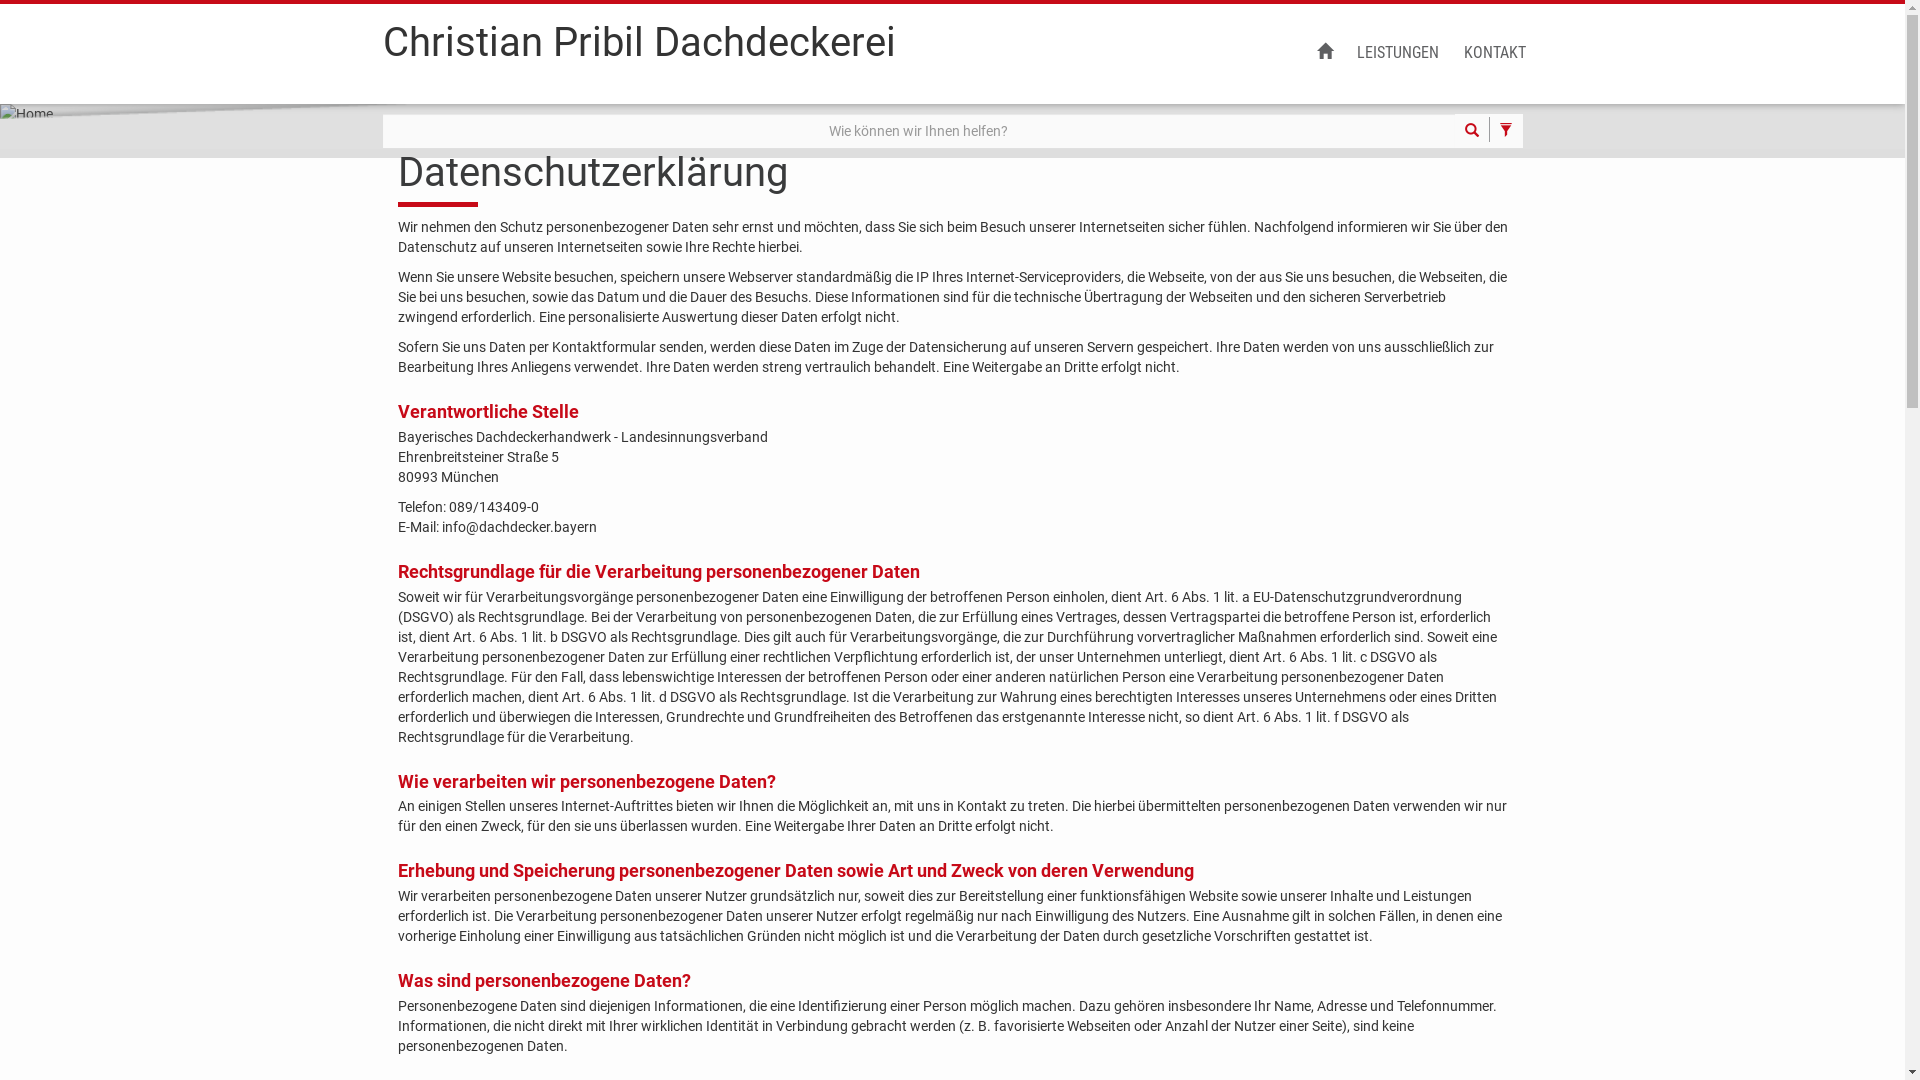 Image resolution: width=1920 pixels, height=1080 pixels. I want to click on 'KONTAKT', so click(1451, 53).